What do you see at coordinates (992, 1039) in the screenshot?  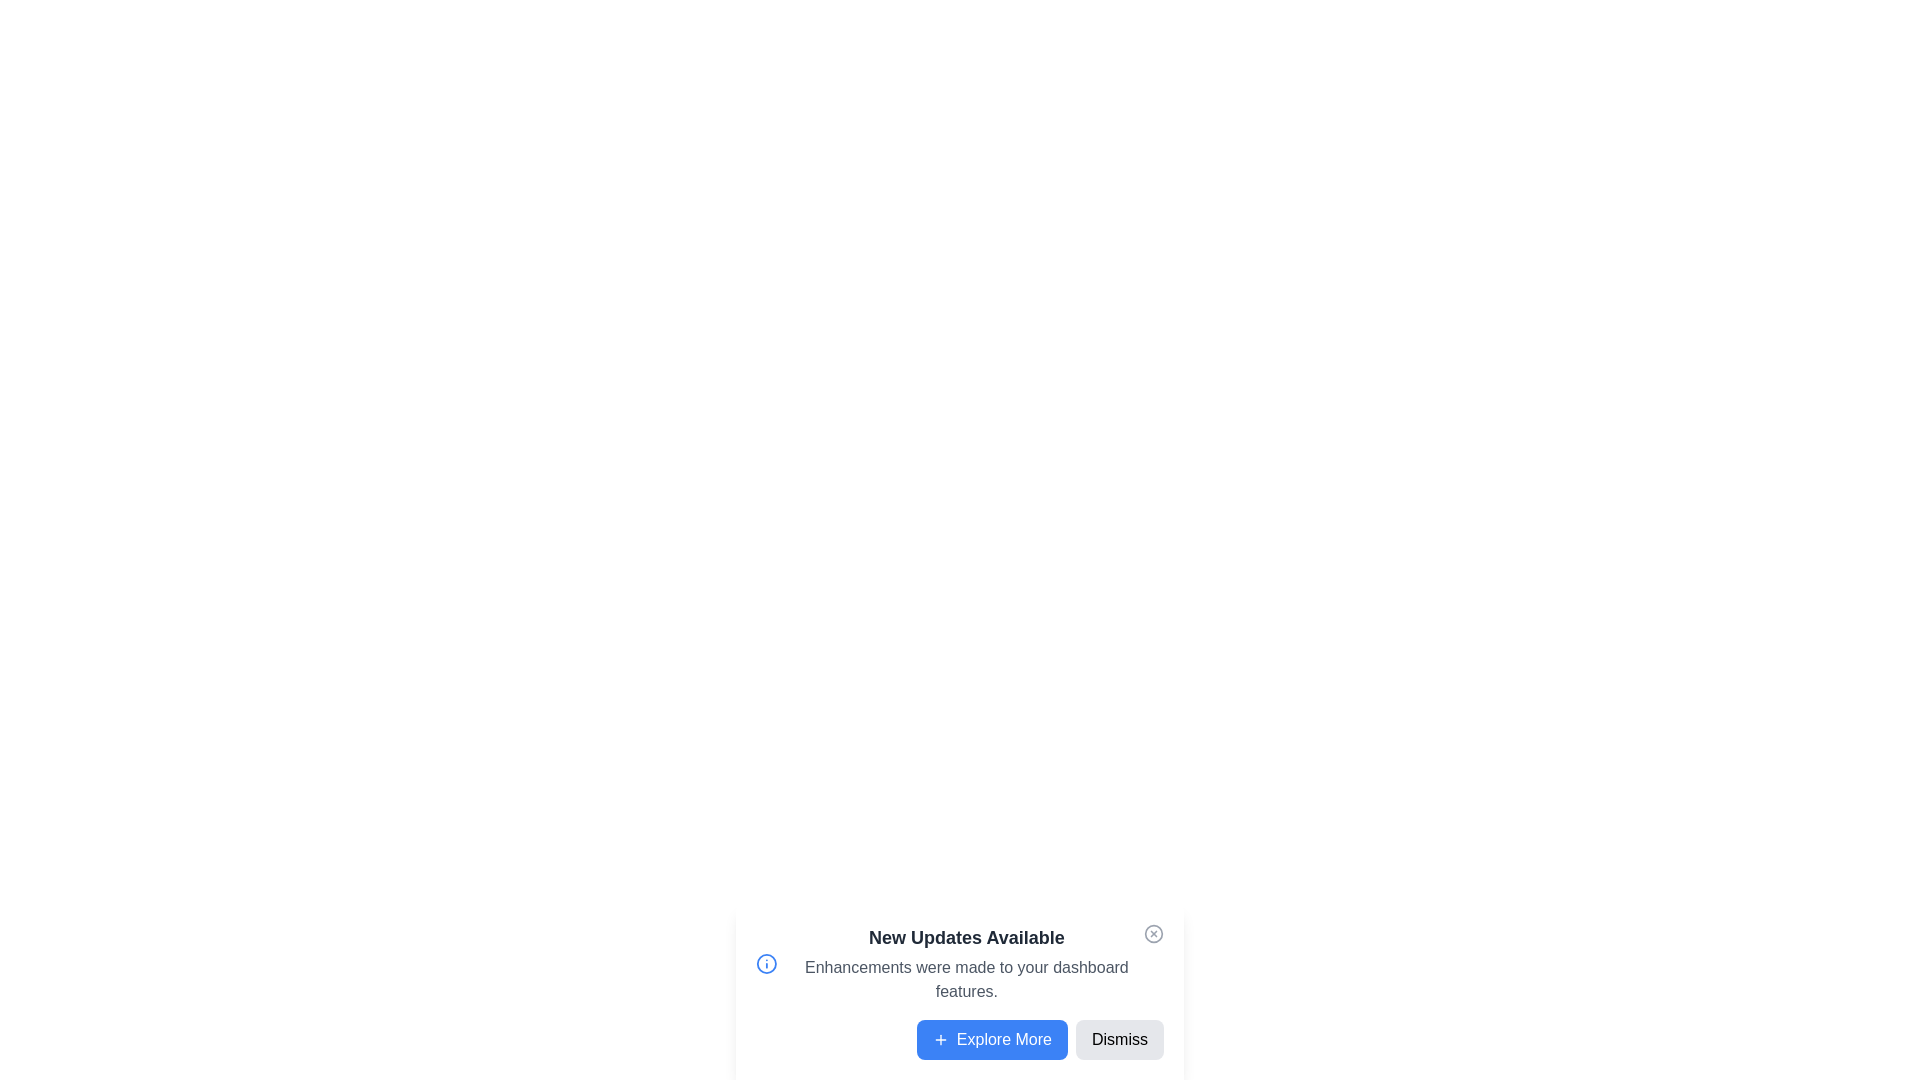 I see `the 'Explore More' button to explore additional features` at bounding box center [992, 1039].